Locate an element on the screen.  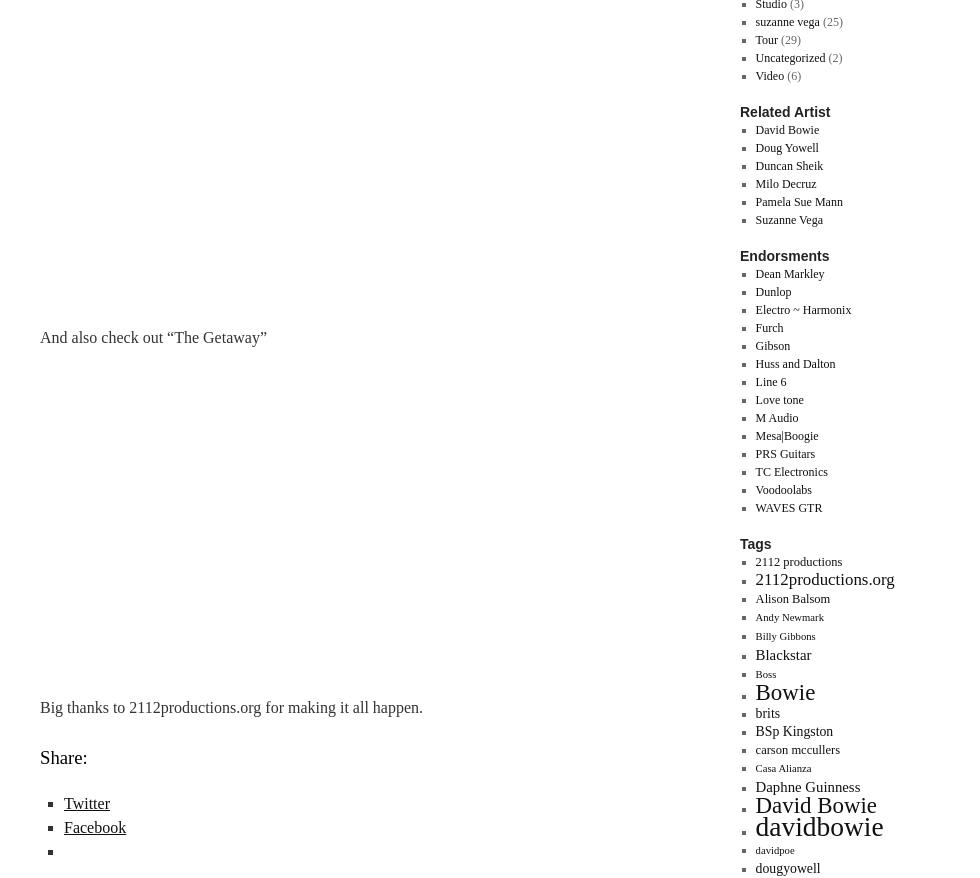
'Share:' is located at coordinates (62, 757).